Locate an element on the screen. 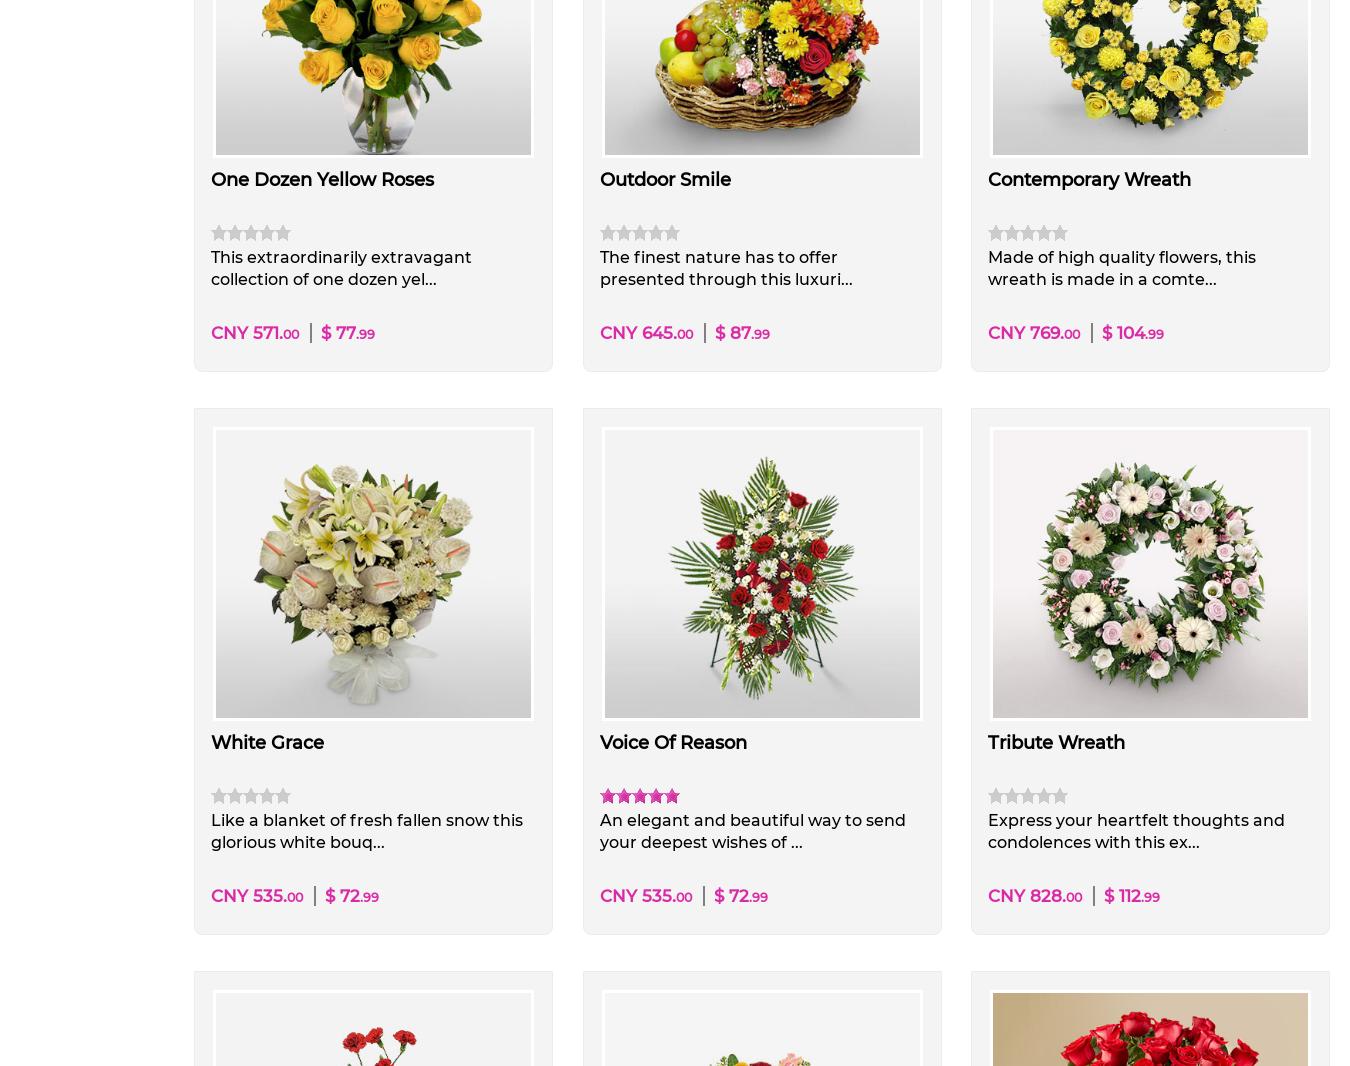 The image size is (1350, 1066). '$ 104' is located at coordinates (1122, 333).